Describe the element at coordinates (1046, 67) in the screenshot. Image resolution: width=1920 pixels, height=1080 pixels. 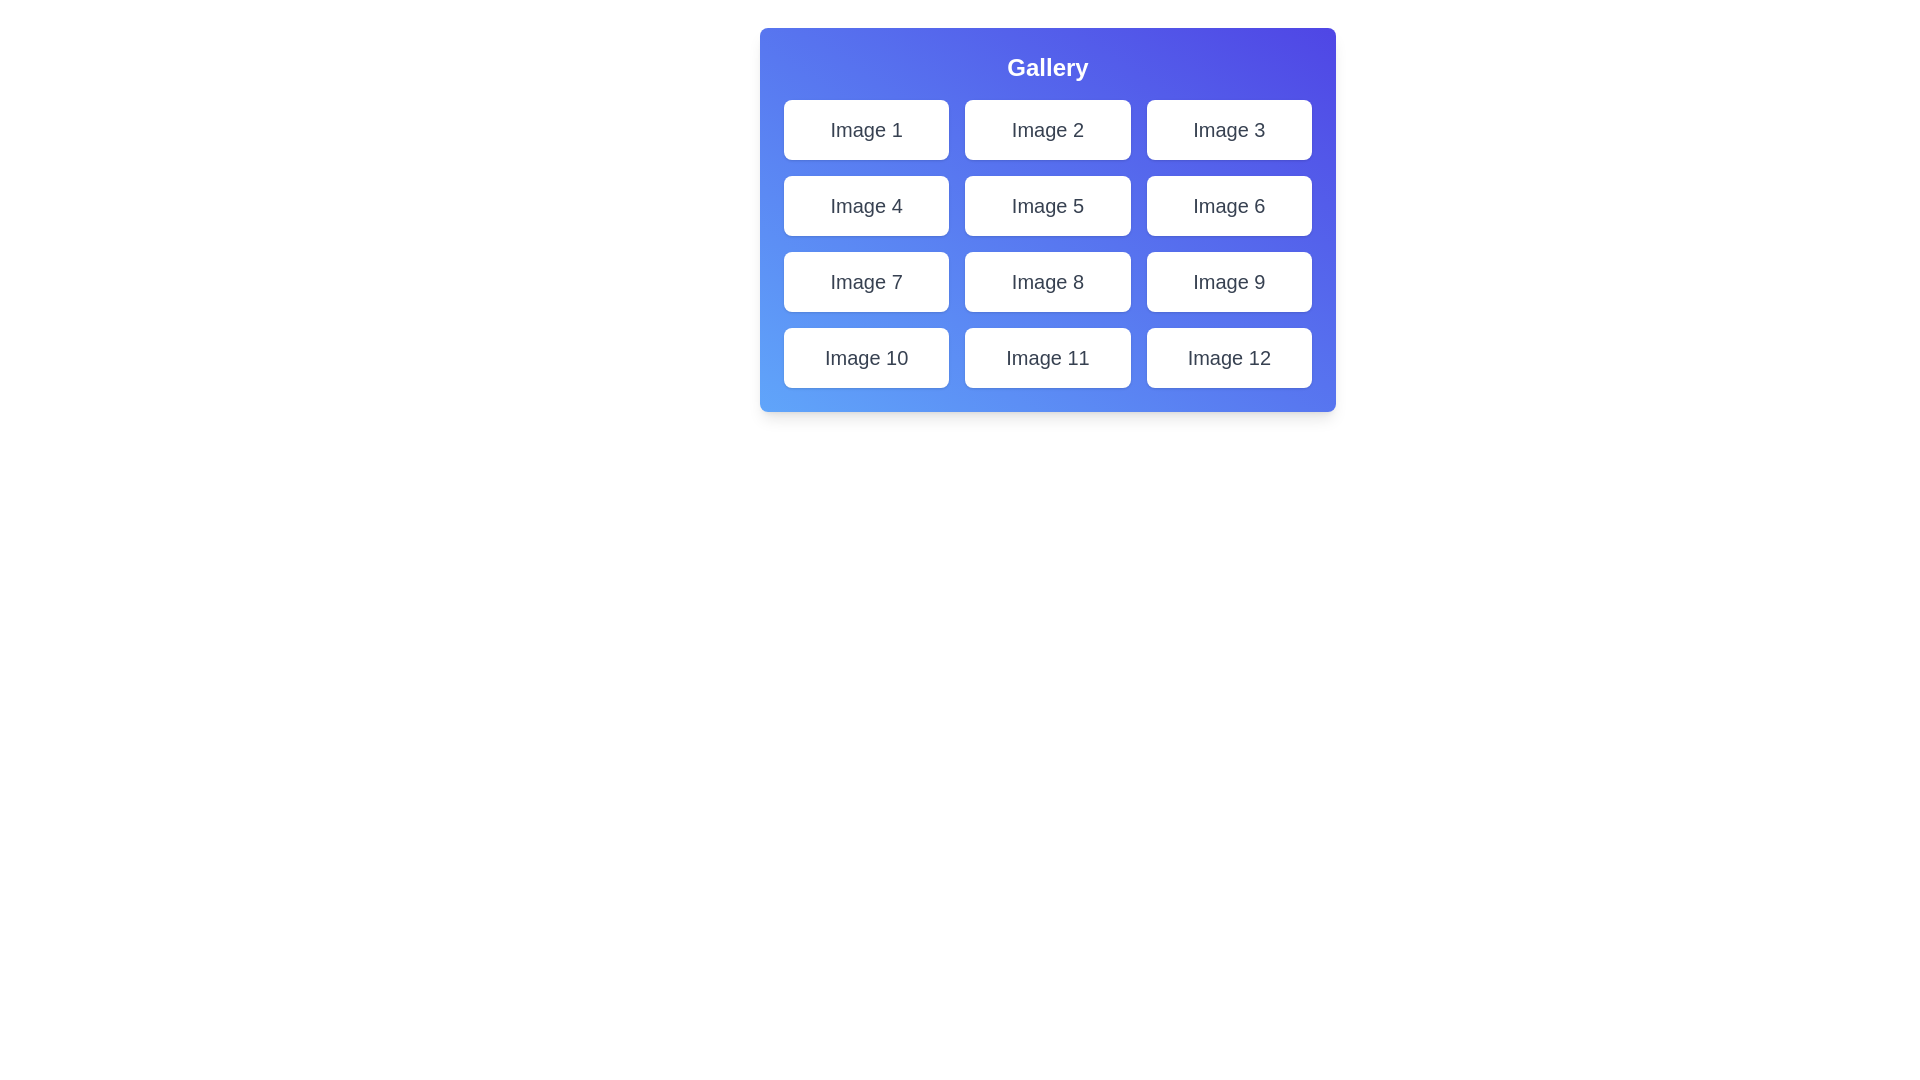
I see `the title 'Gallery' to trigger an interaction` at that location.